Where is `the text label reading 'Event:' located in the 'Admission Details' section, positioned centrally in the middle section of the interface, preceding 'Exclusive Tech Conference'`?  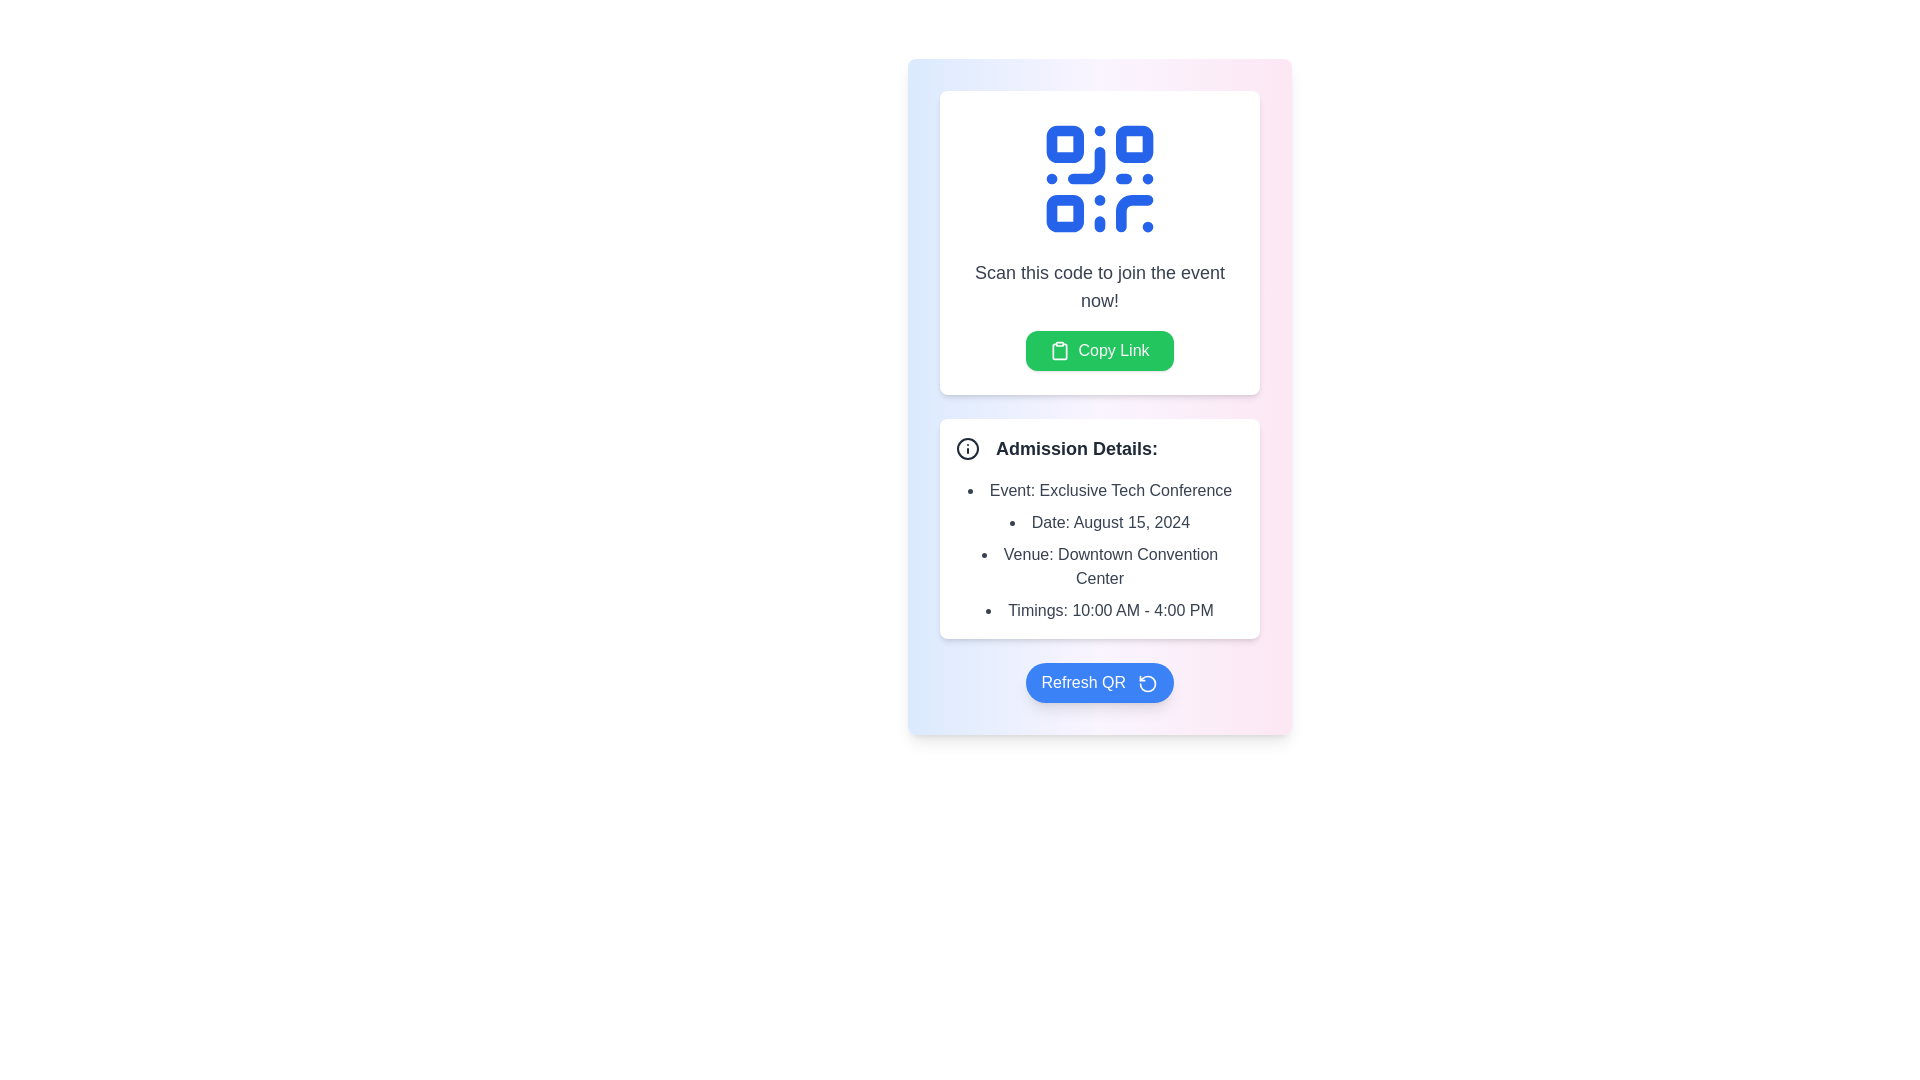
the text label reading 'Event:' located in the 'Admission Details' section, positioned centrally in the middle section of the interface, preceding 'Exclusive Tech Conference' is located at coordinates (1012, 490).